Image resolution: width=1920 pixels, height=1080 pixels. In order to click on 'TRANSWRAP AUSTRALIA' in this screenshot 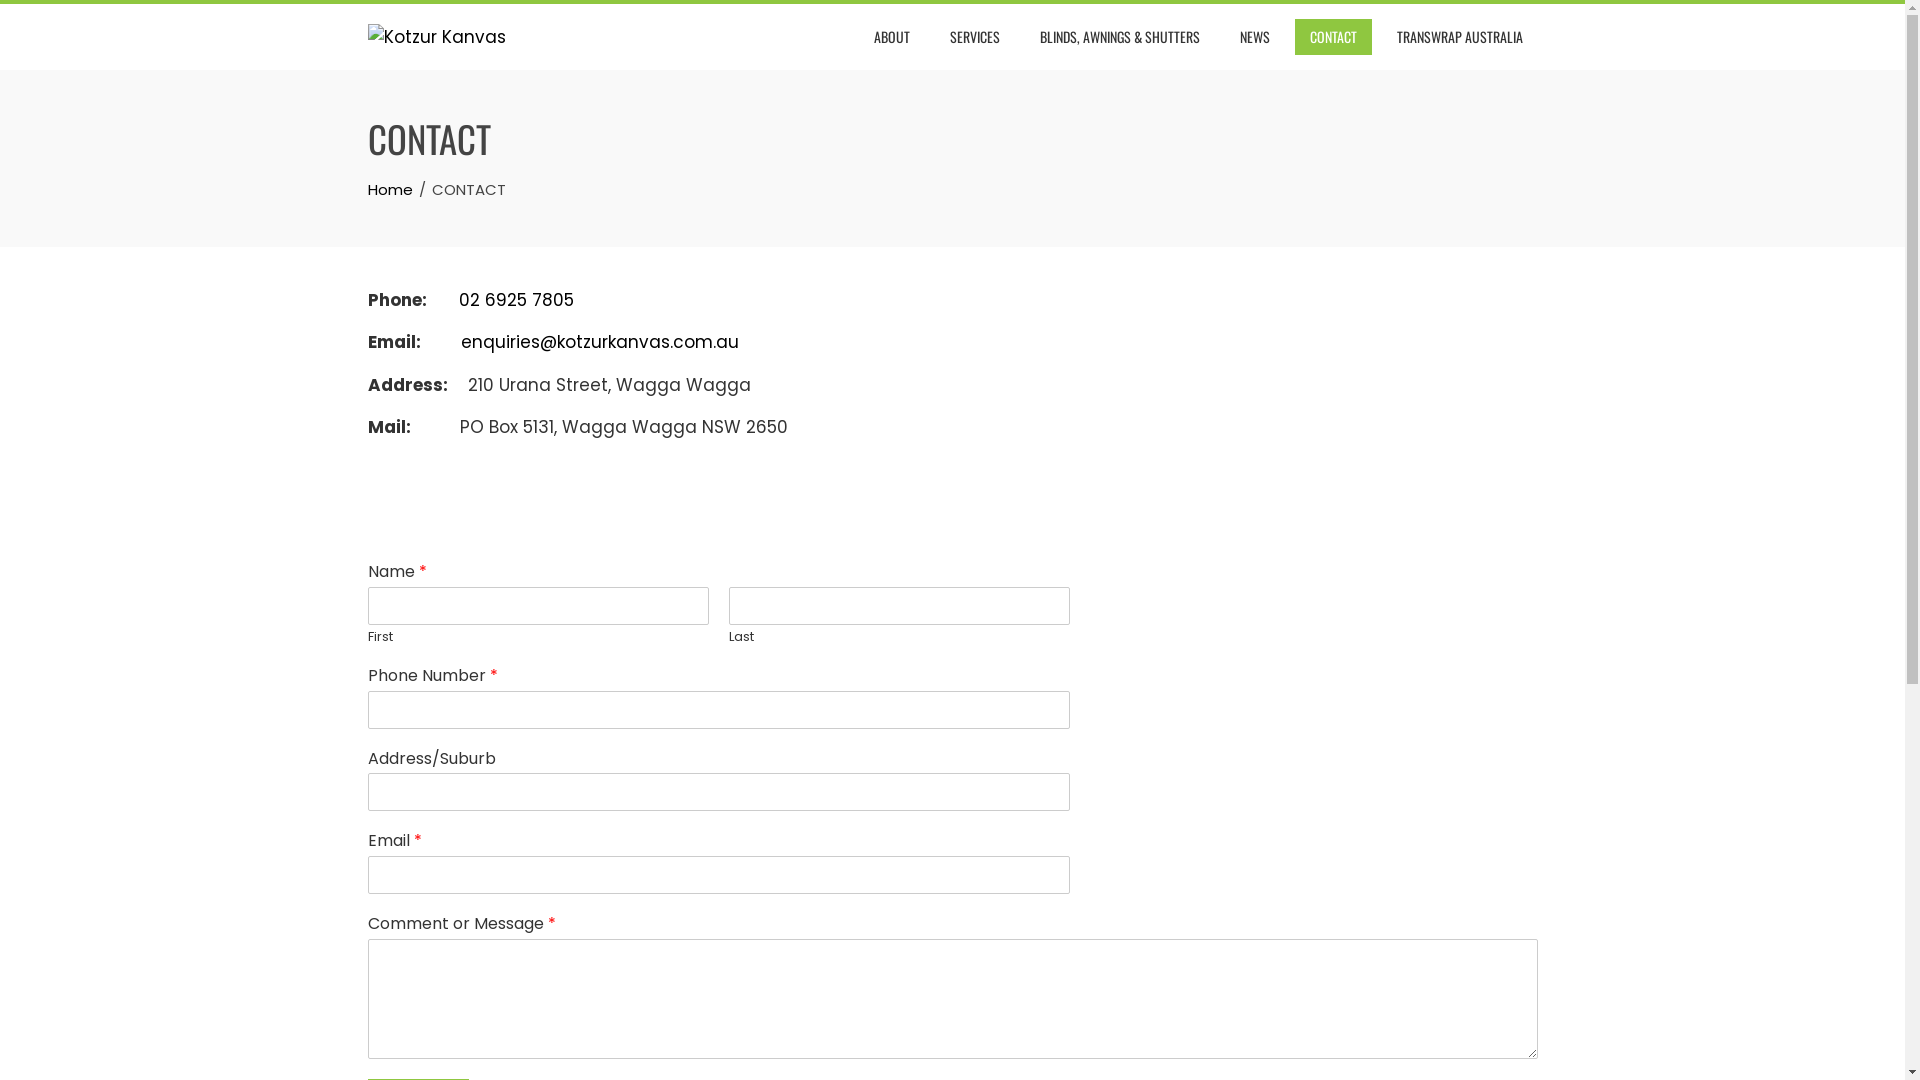, I will do `click(1459, 37)`.